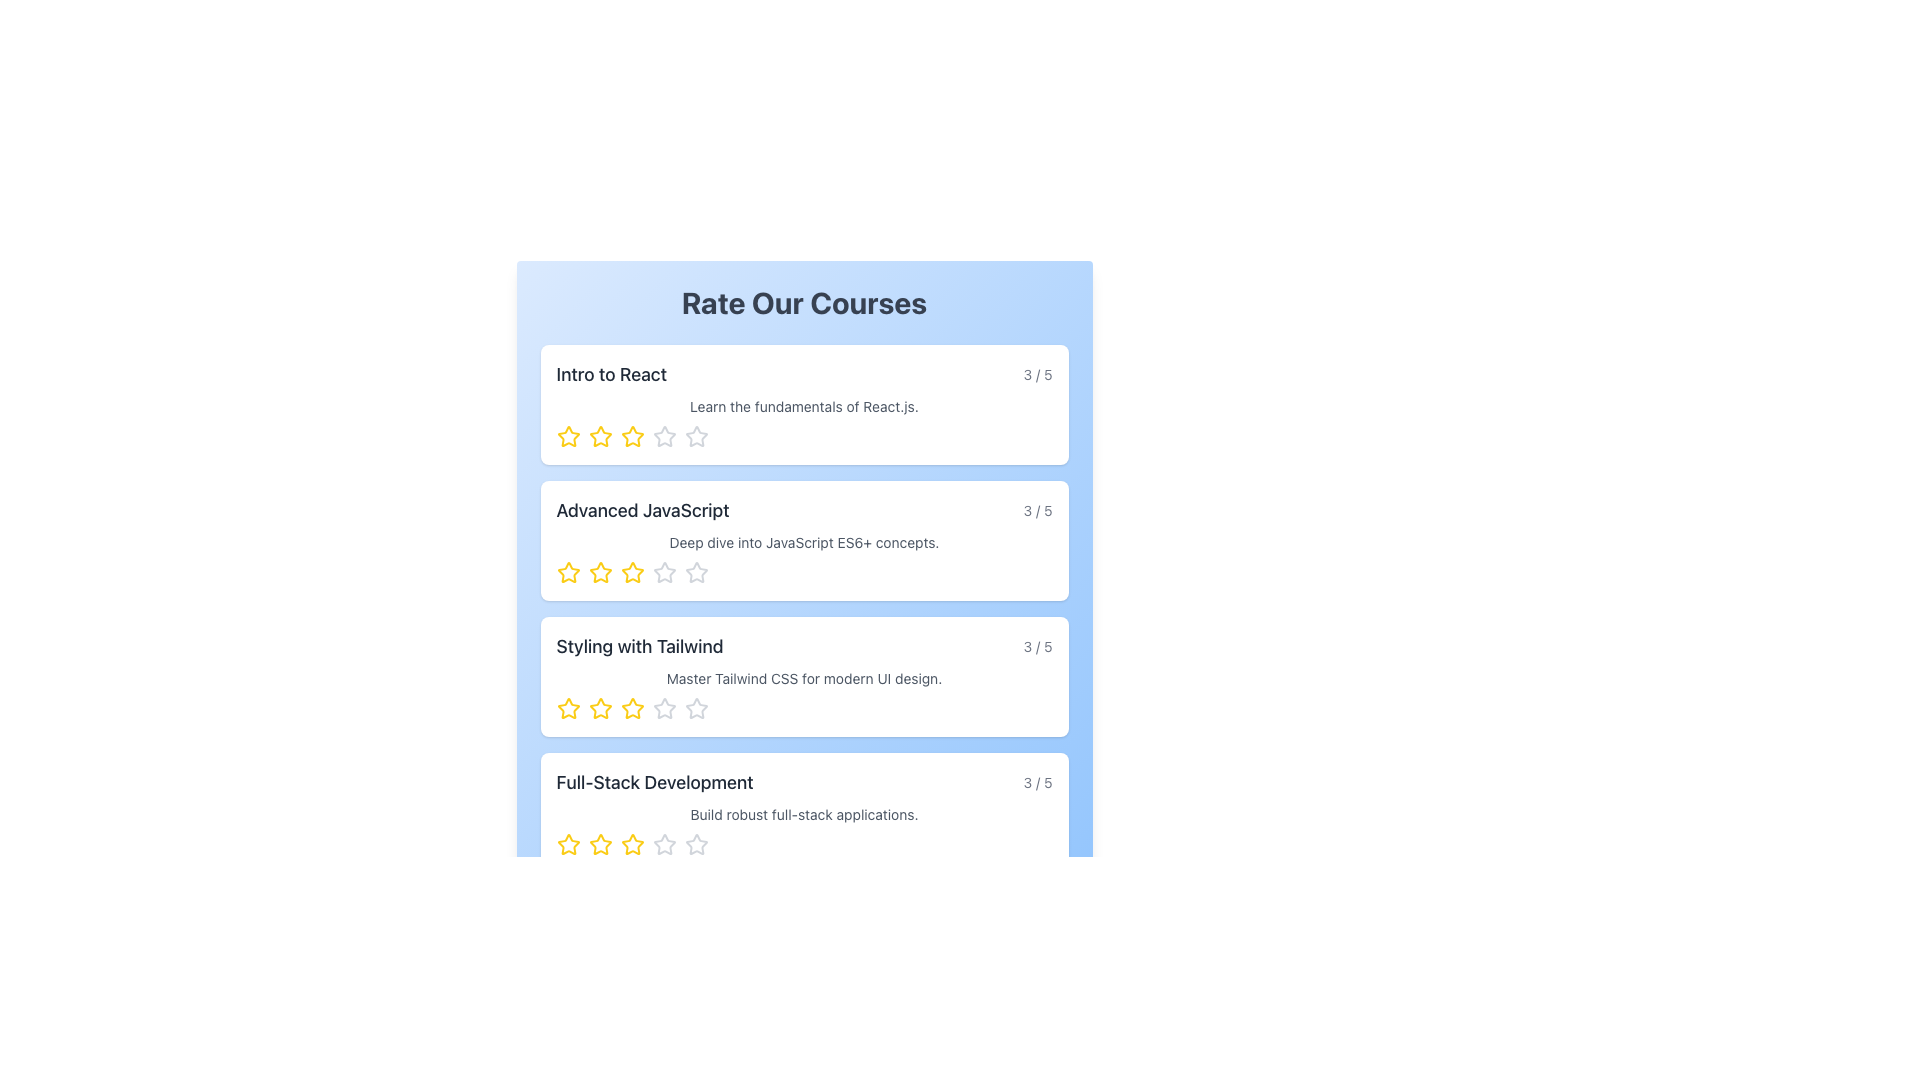 Image resolution: width=1920 pixels, height=1080 pixels. What do you see at coordinates (631, 572) in the screenshot?
I see `the third star icon in the rating row of the 'Advanced JavaScript' course` at bounding box center [631, 572].